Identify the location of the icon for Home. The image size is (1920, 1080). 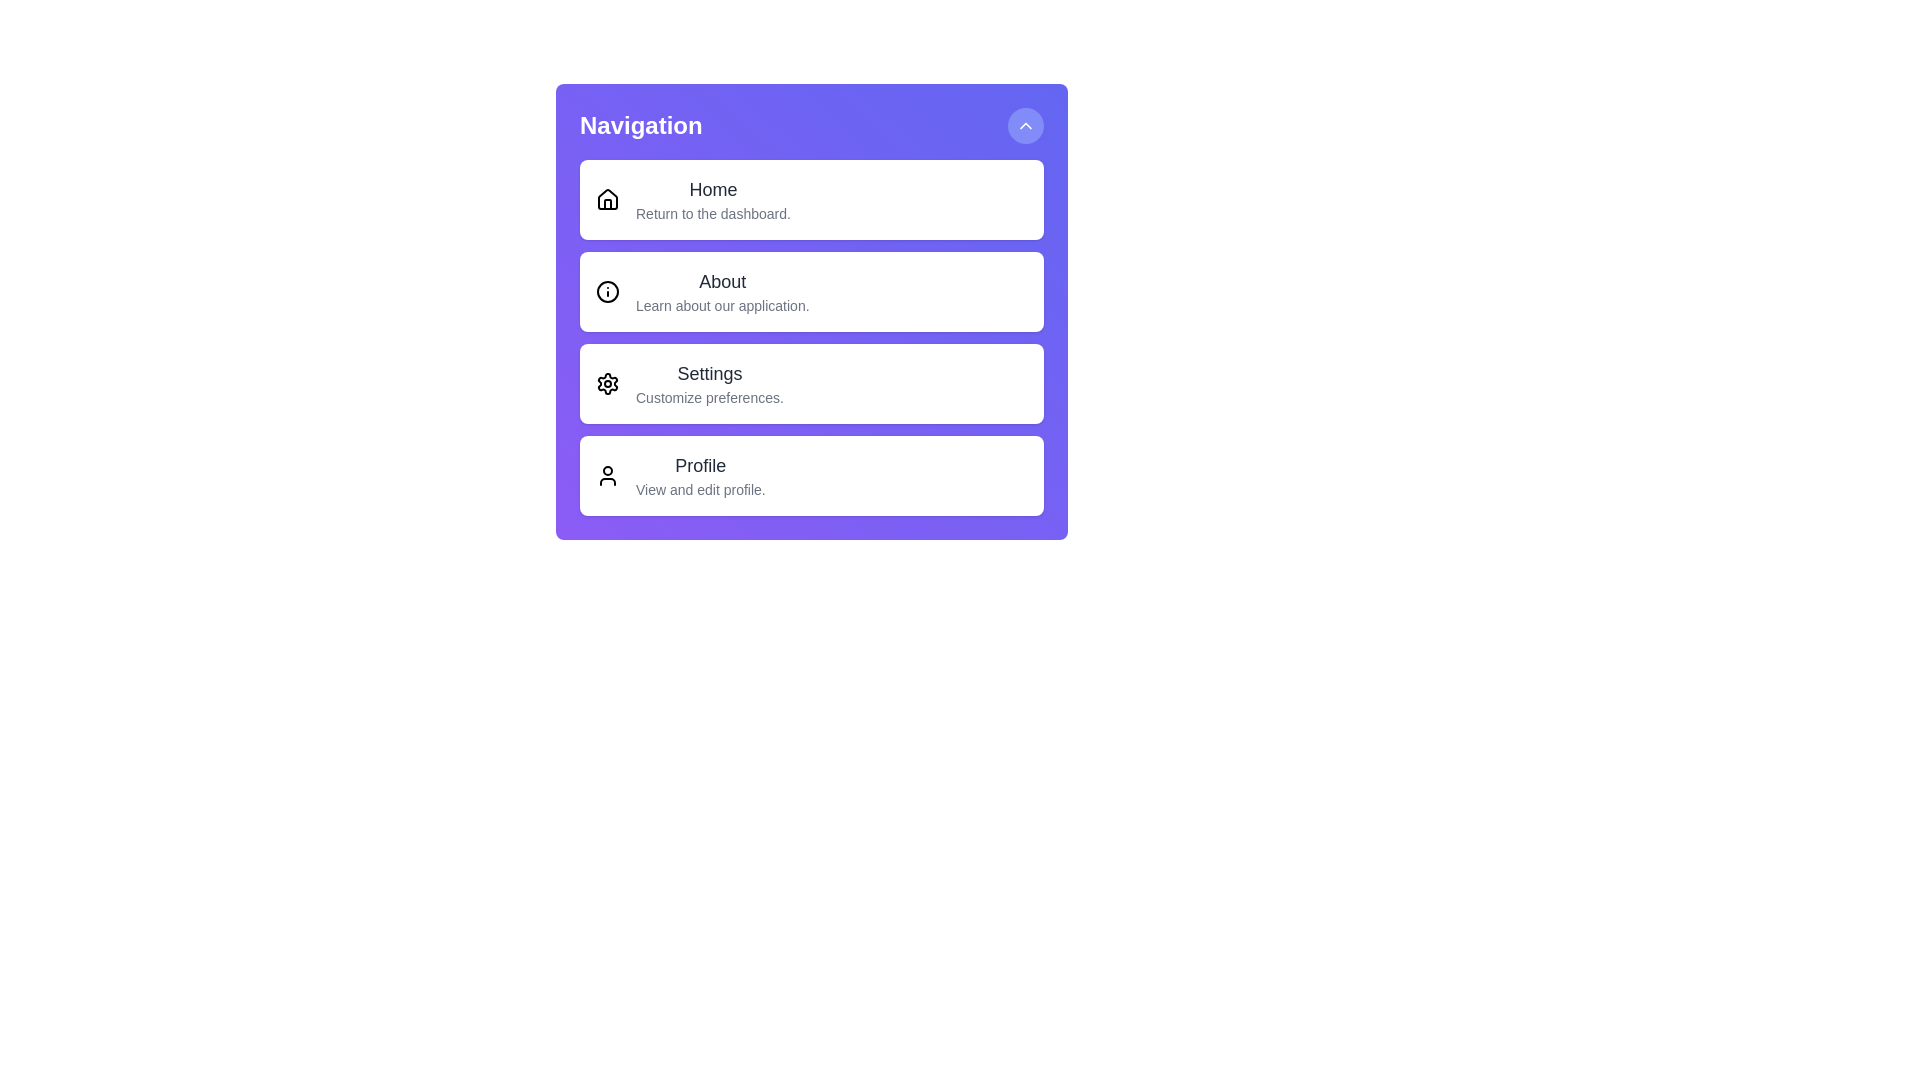
(607, 200).